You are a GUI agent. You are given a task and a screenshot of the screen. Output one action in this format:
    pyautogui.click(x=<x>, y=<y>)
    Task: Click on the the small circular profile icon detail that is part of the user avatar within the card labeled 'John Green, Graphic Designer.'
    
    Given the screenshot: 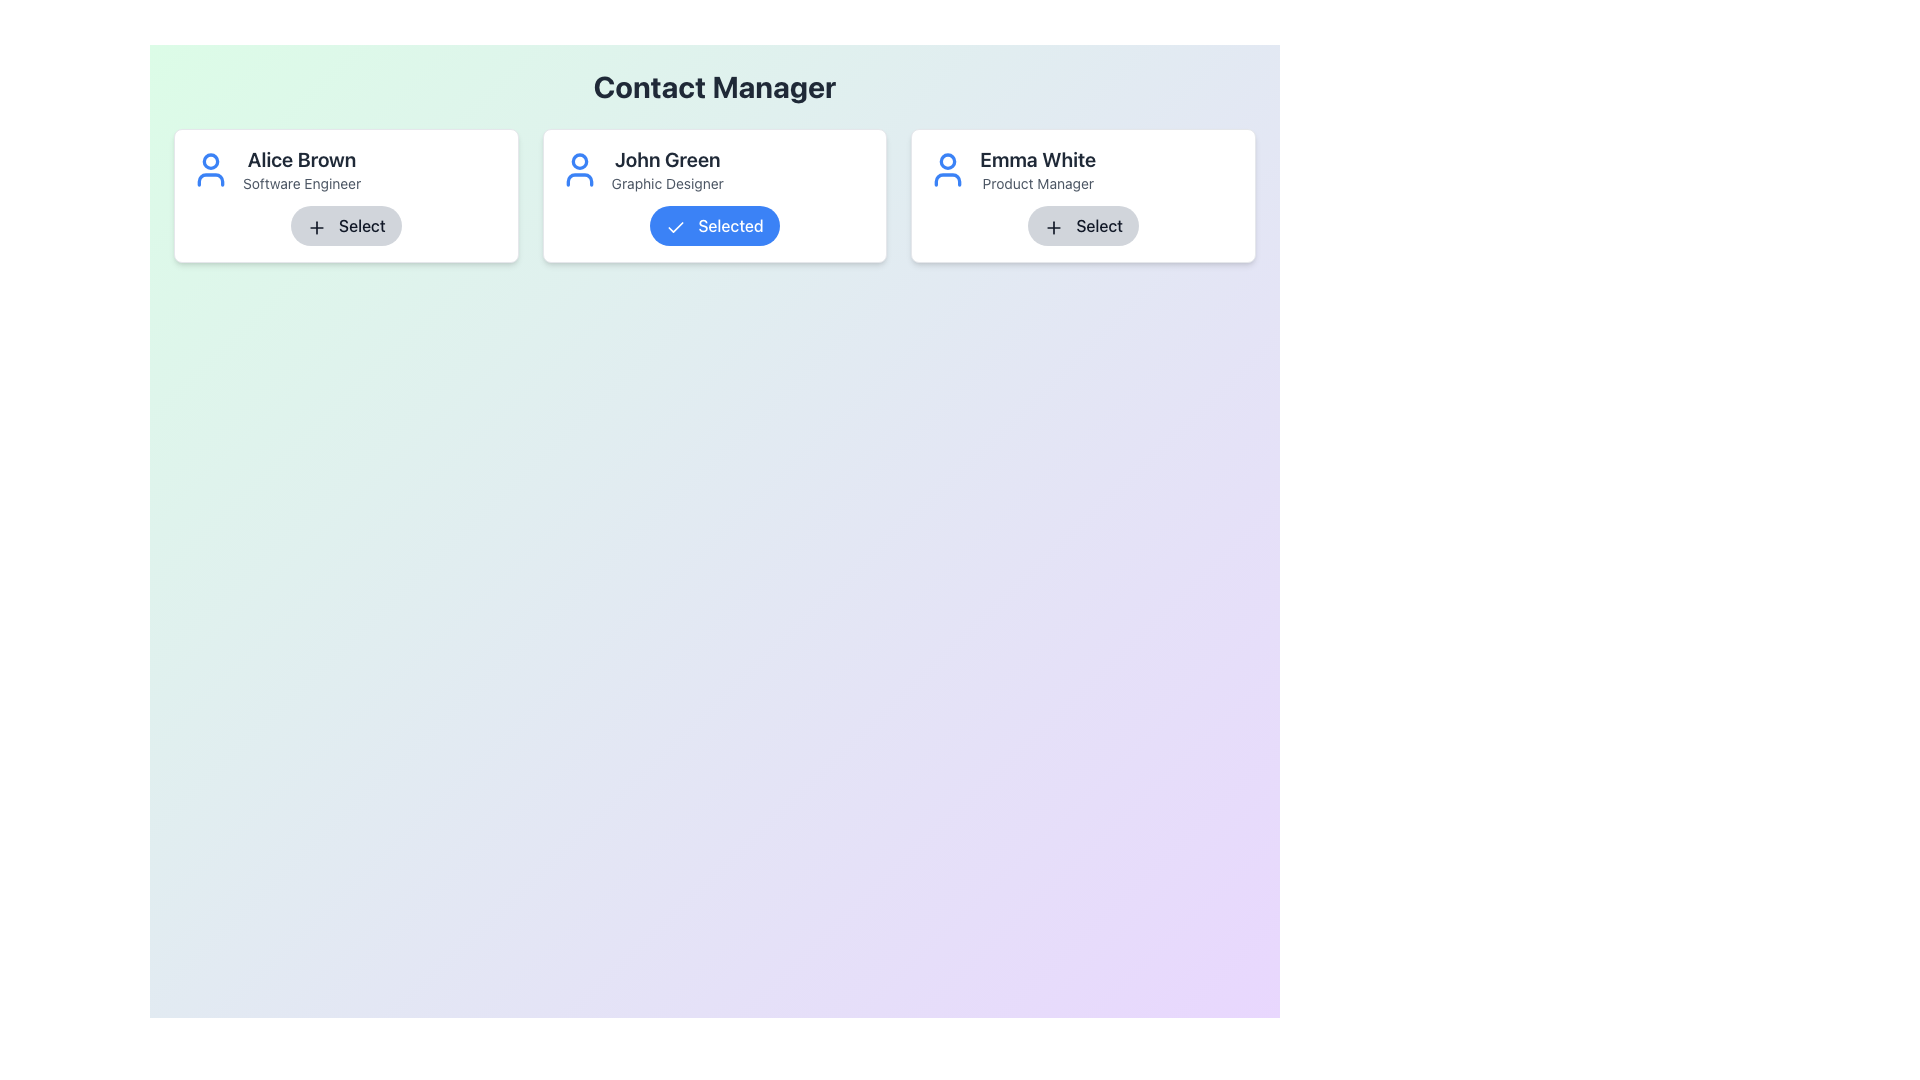 What is the action you would take?
    pyautogui.click(x=578, y=160)
    